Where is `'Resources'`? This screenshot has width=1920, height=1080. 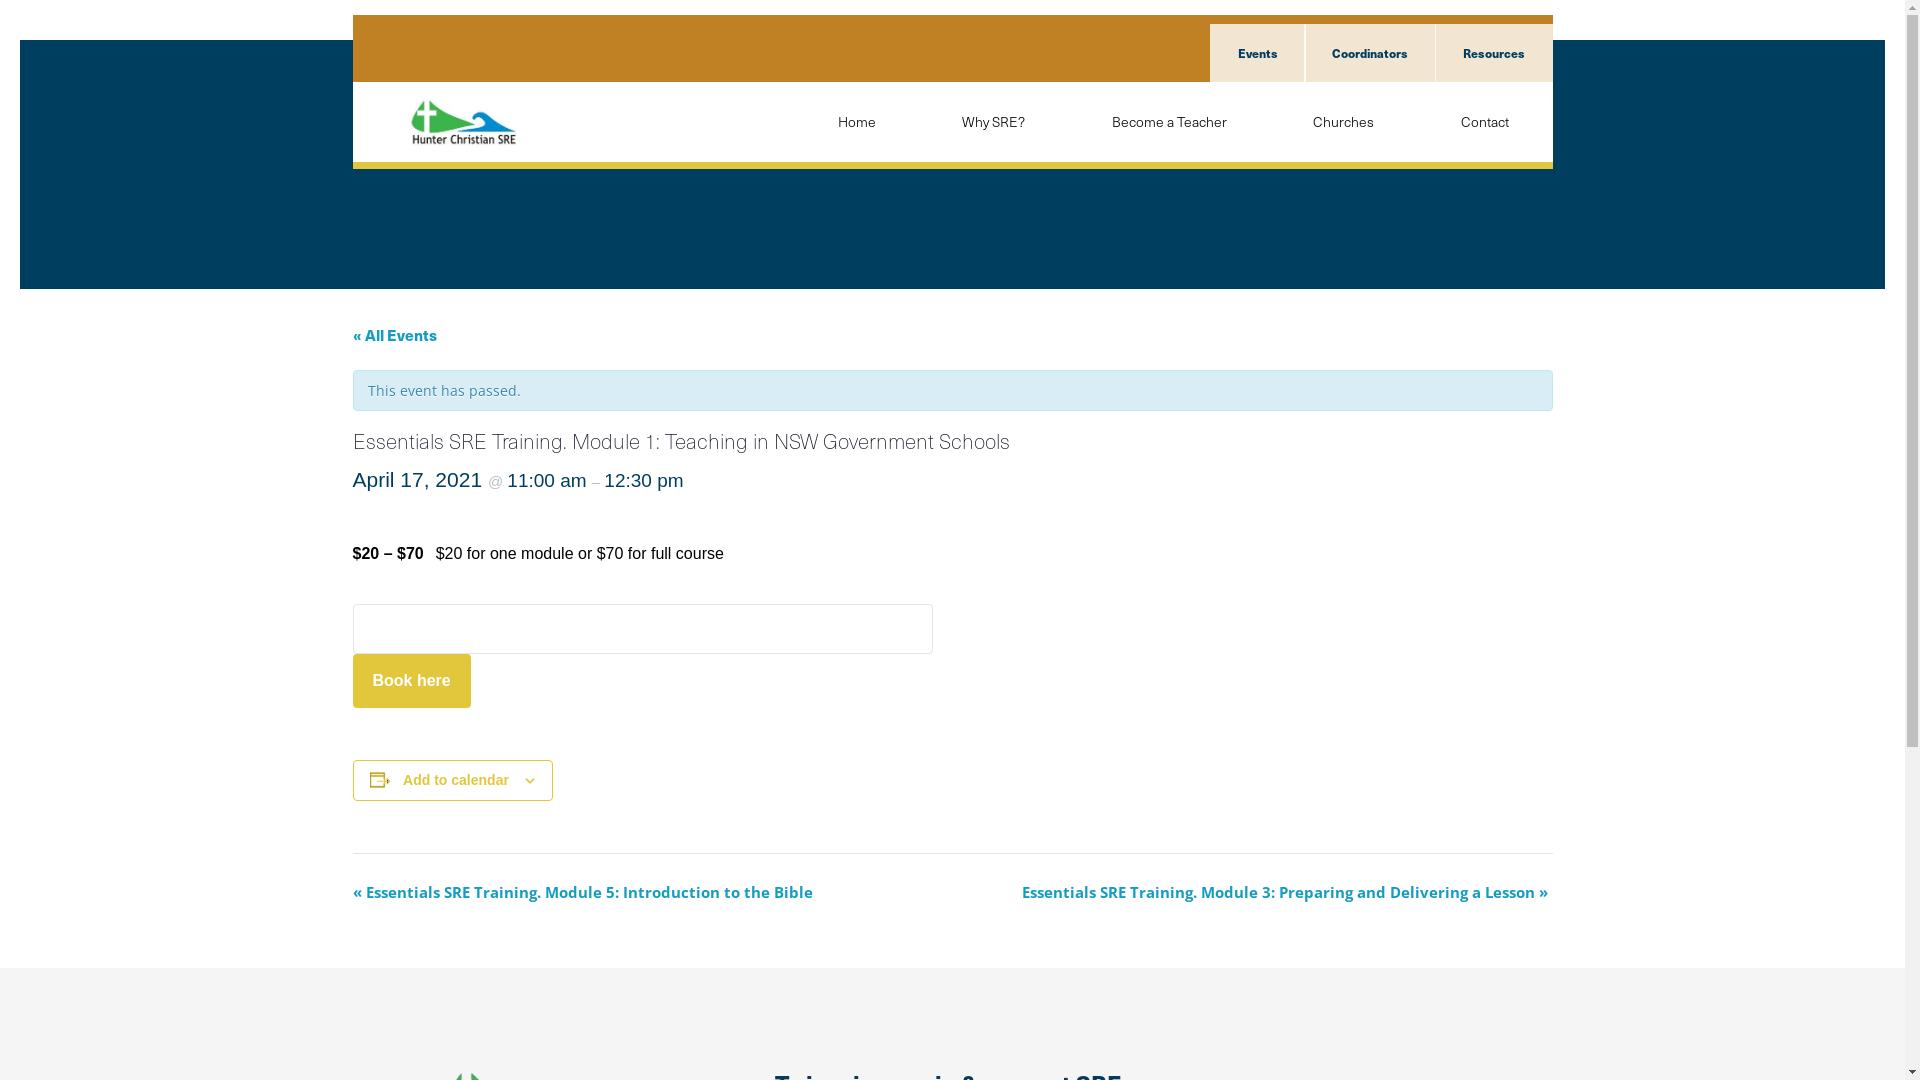
'Resources' is located at coordinates (1492, 52).